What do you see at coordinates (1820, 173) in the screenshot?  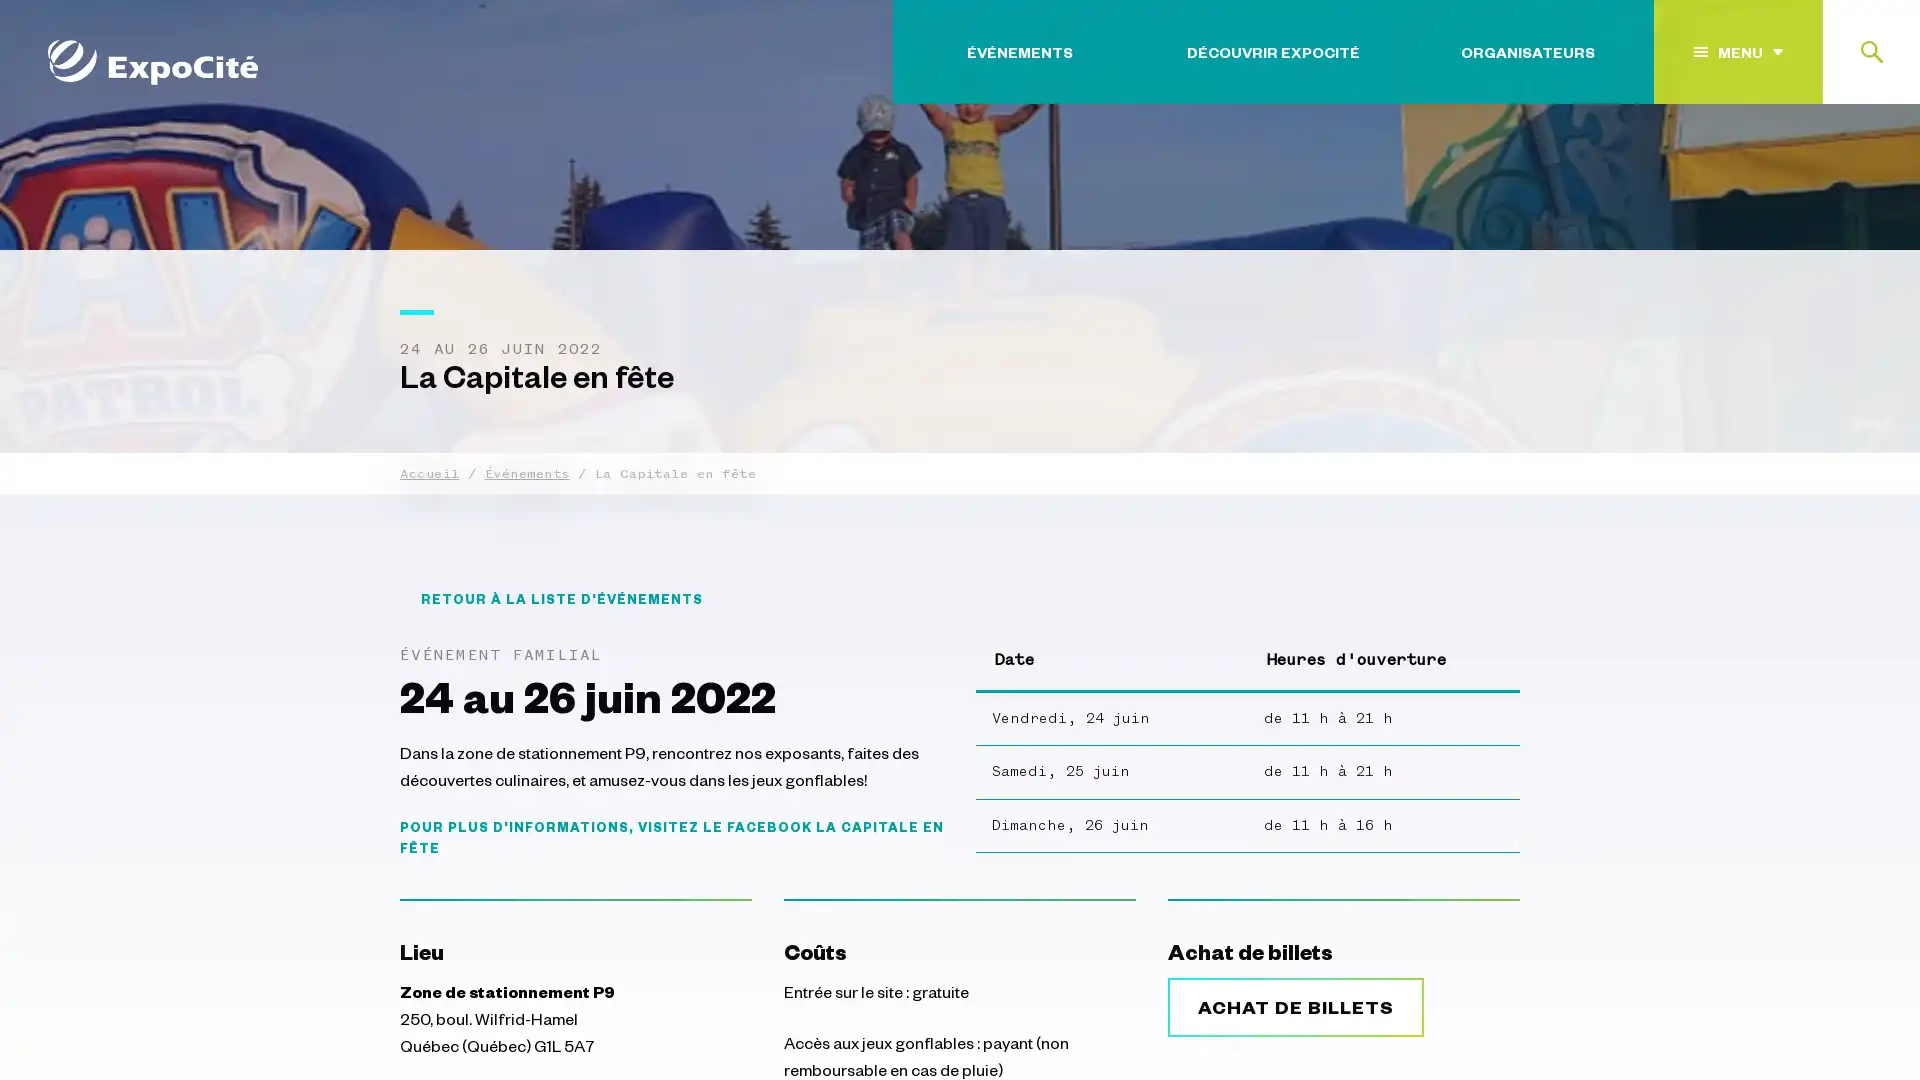 I see `TROUVER` at bounding box center [1820, 173].